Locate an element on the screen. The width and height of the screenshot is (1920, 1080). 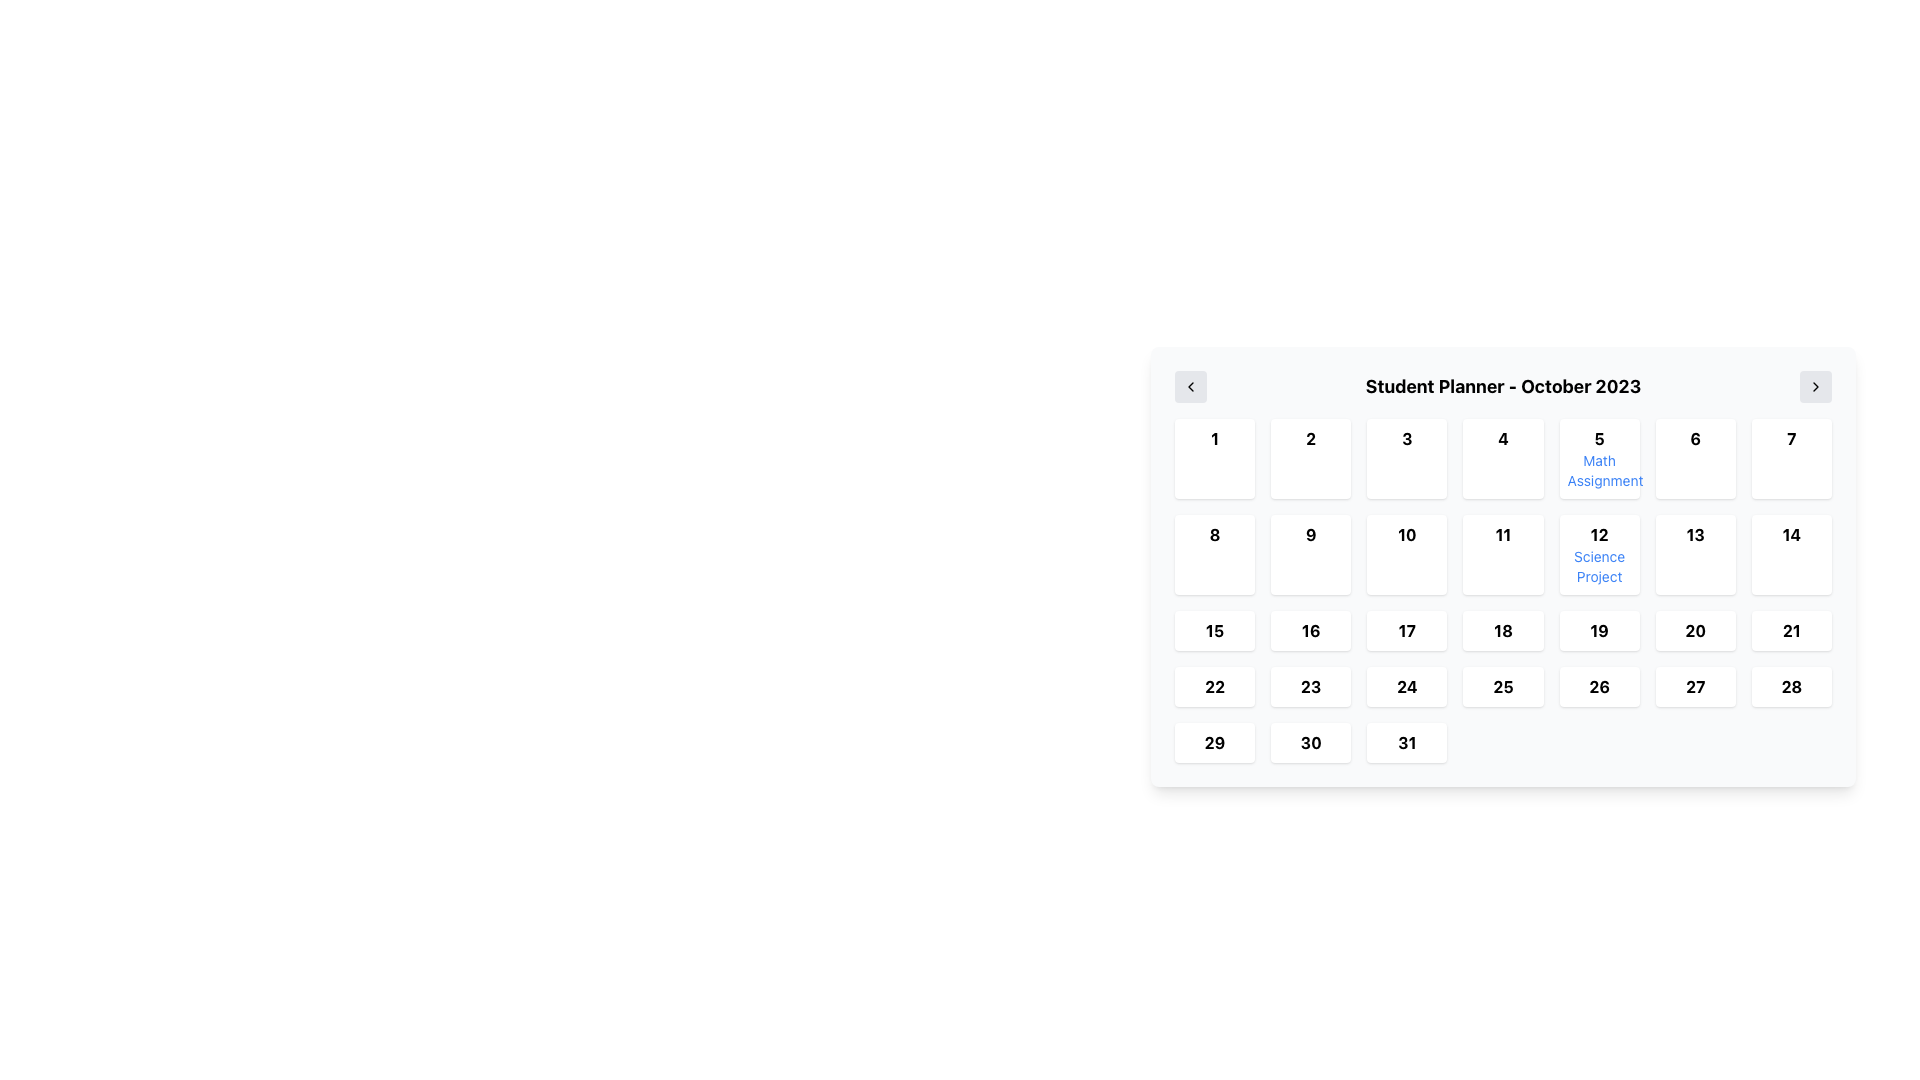
the static text label representing the date '18' in the calendar grid located in the fourth row and third column is located at coordinates (1503, 631).